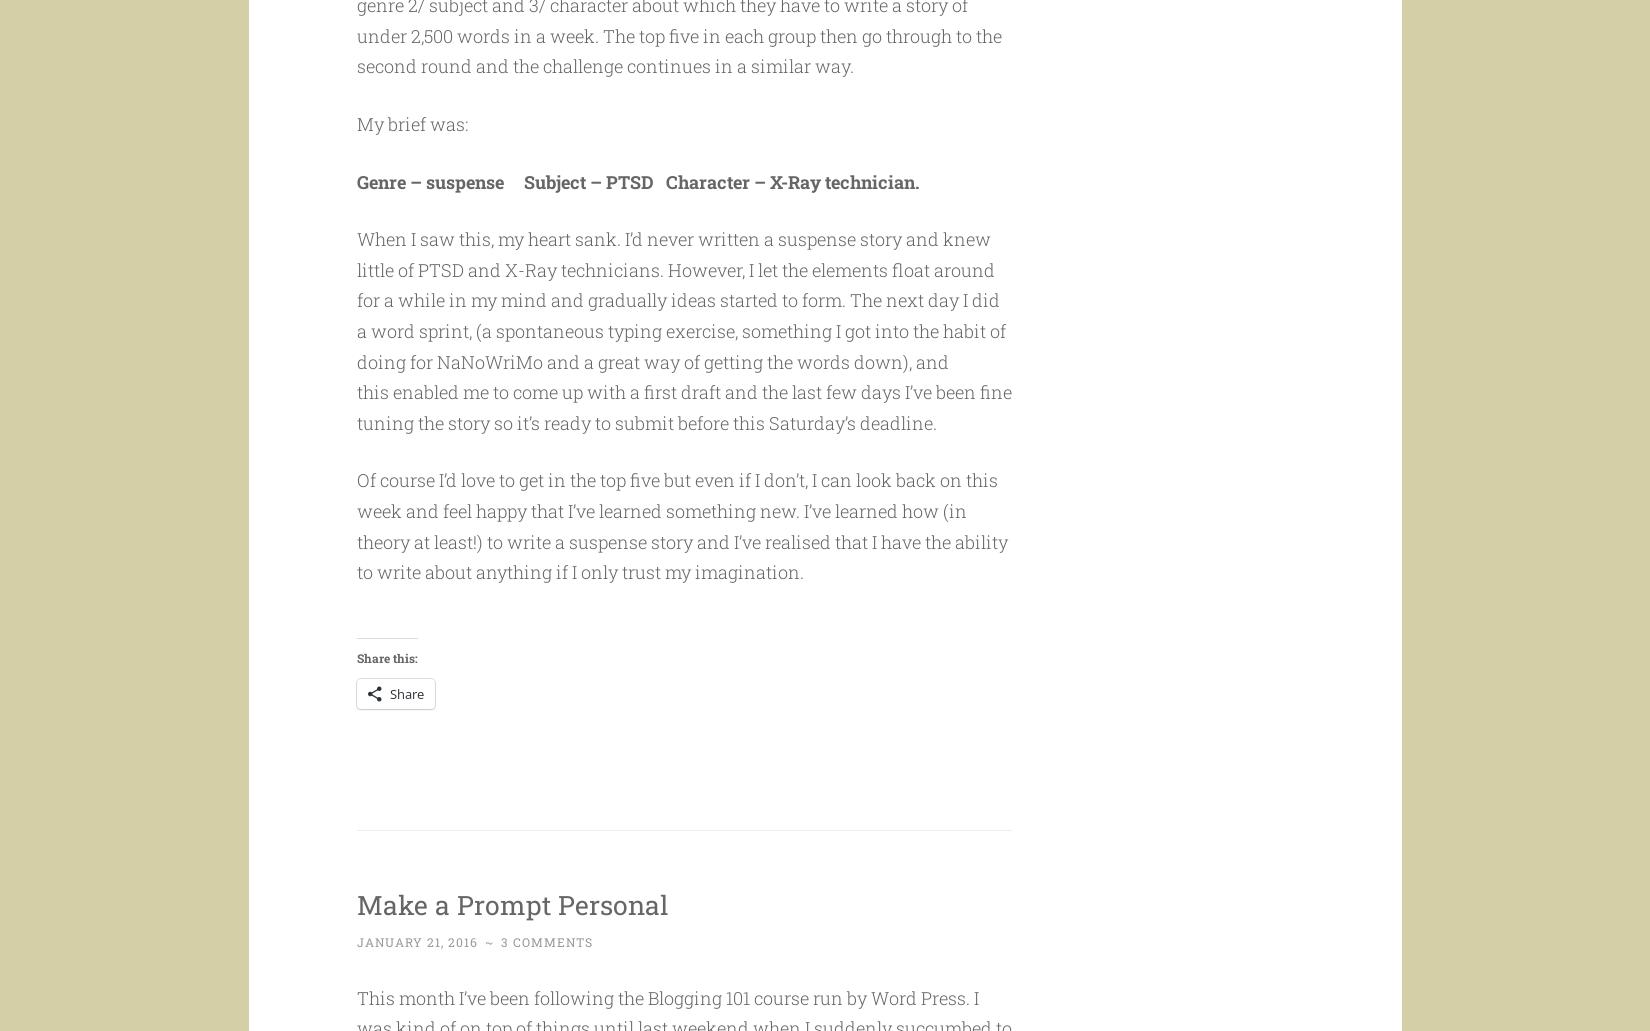 This screenshot has width=1650, height=1031. Describe the element at coordinates (682, 368) in the screenshot. I see `'When I saw this, my heart sank. I’d never written a suspense story and knew little of PTSD and X-Ray technicians. However, I let the elements float around for a while in my mind and gradually ideas started to form. The next day I did a word sprint, (a spontaneous typing exercise, something I got into the habit of doing for NaNoWriMo and a great way of getting the words down), and this enabled me to come up with a first draft and the last few days I’ve been fine tuning the story so it’s ready to submit before this Saturday’s deadline.'` at that location.